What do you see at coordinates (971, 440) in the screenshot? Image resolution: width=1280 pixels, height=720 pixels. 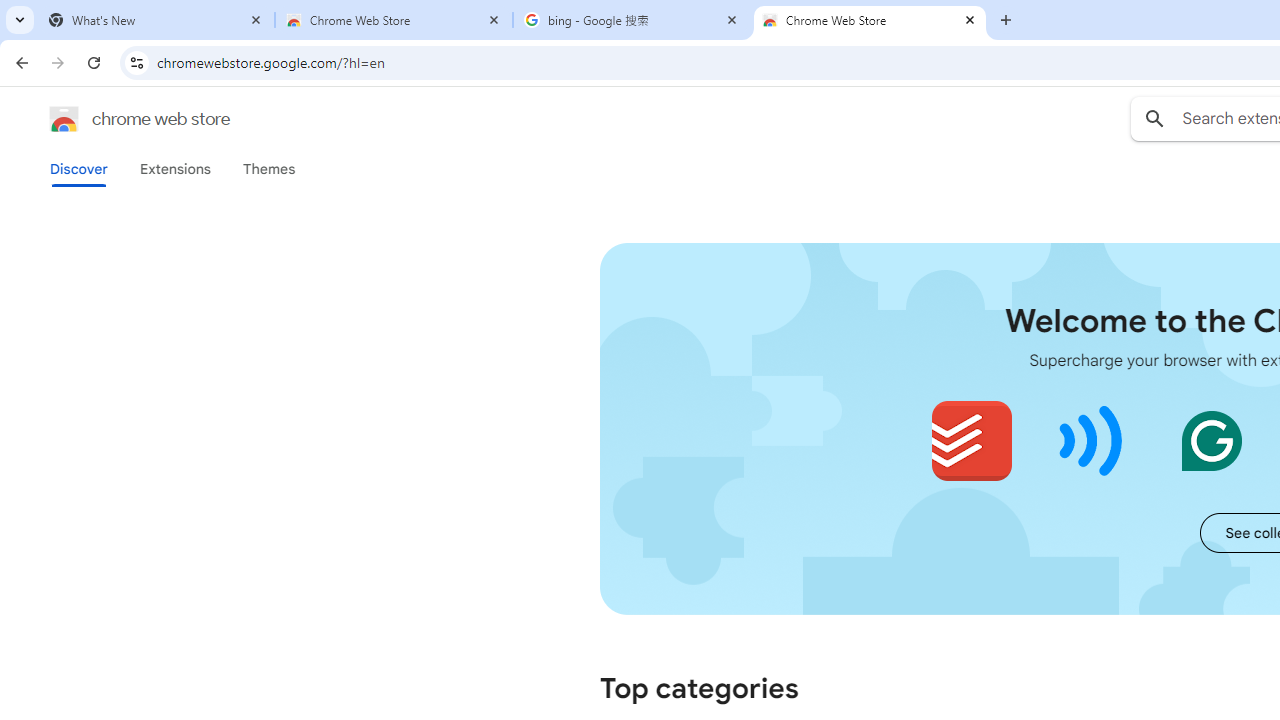 I see `'Todoist for Chrome'` at bounding box center [971, 440].